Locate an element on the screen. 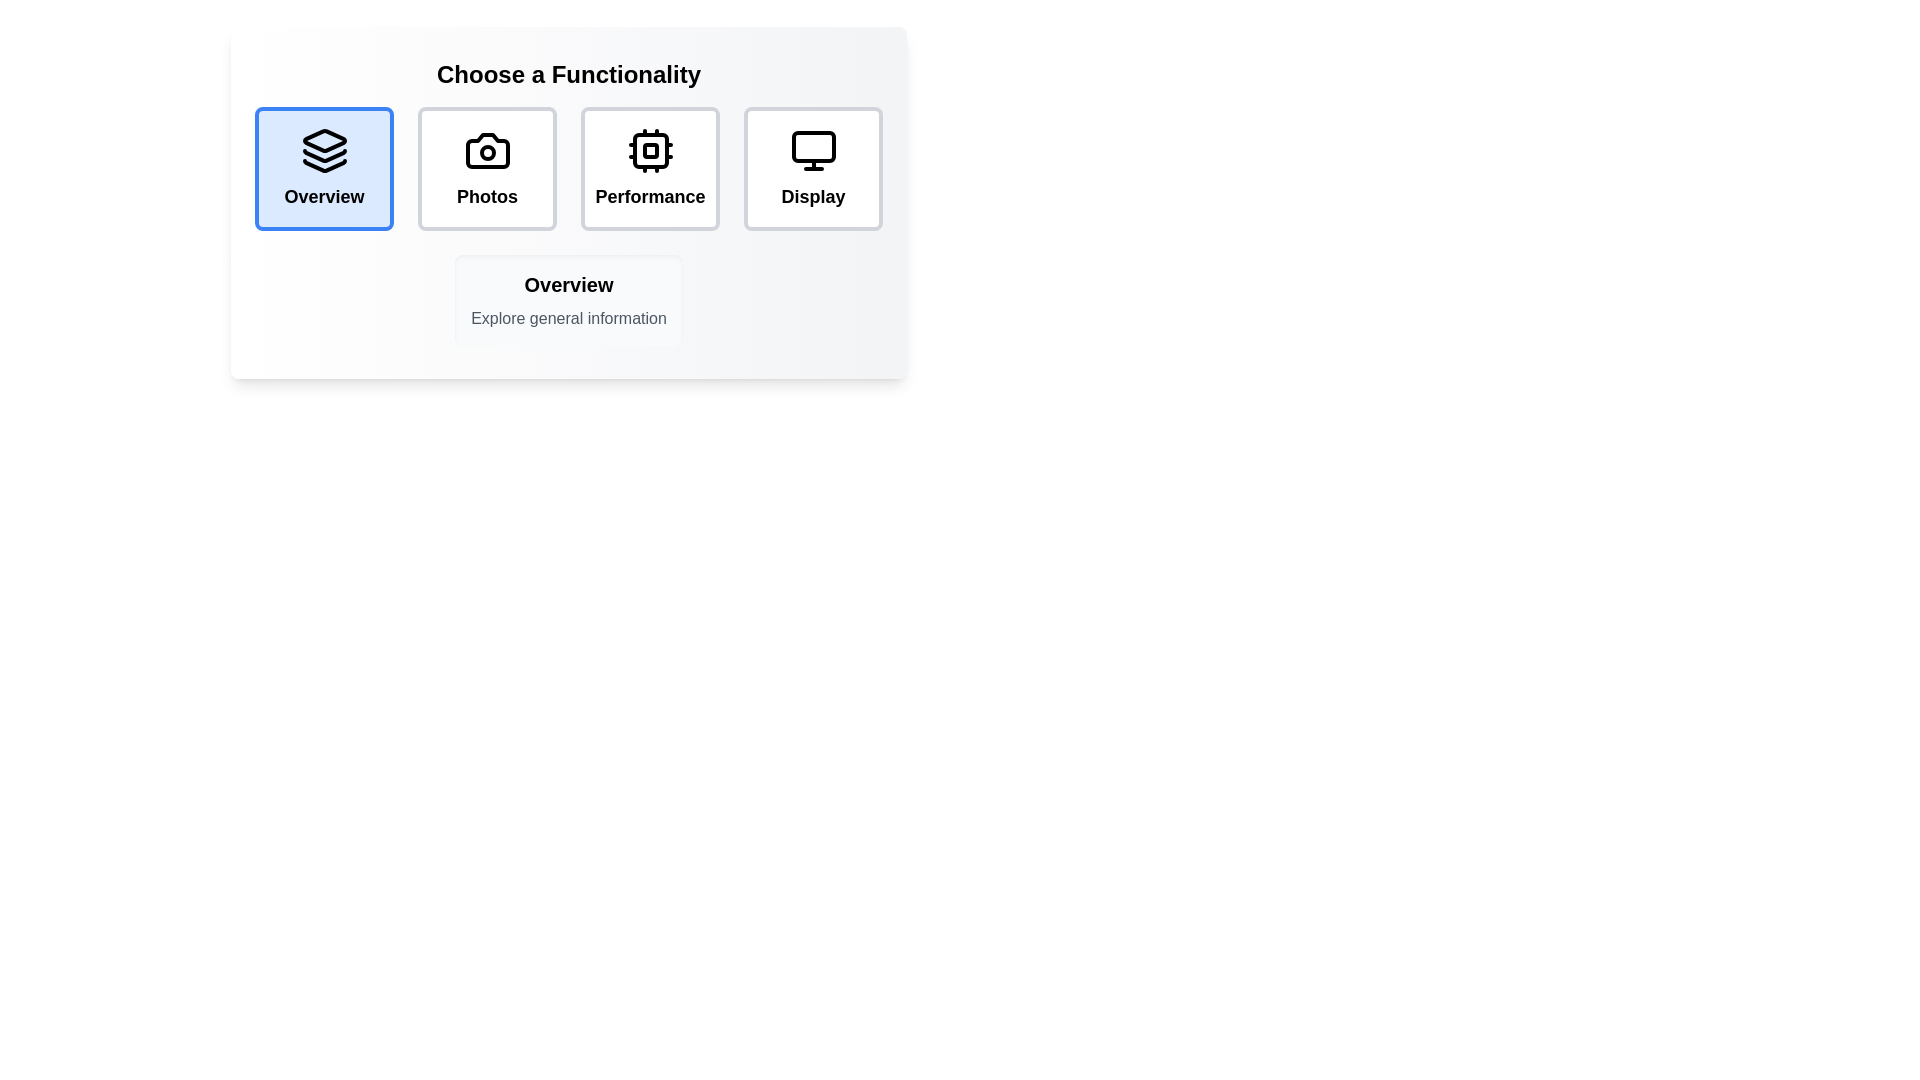  the icon resembling a computer monitor with a base stand, located under the 'Display' label in the 'Choose a Functionality' section is located at coordinates (813, 149).